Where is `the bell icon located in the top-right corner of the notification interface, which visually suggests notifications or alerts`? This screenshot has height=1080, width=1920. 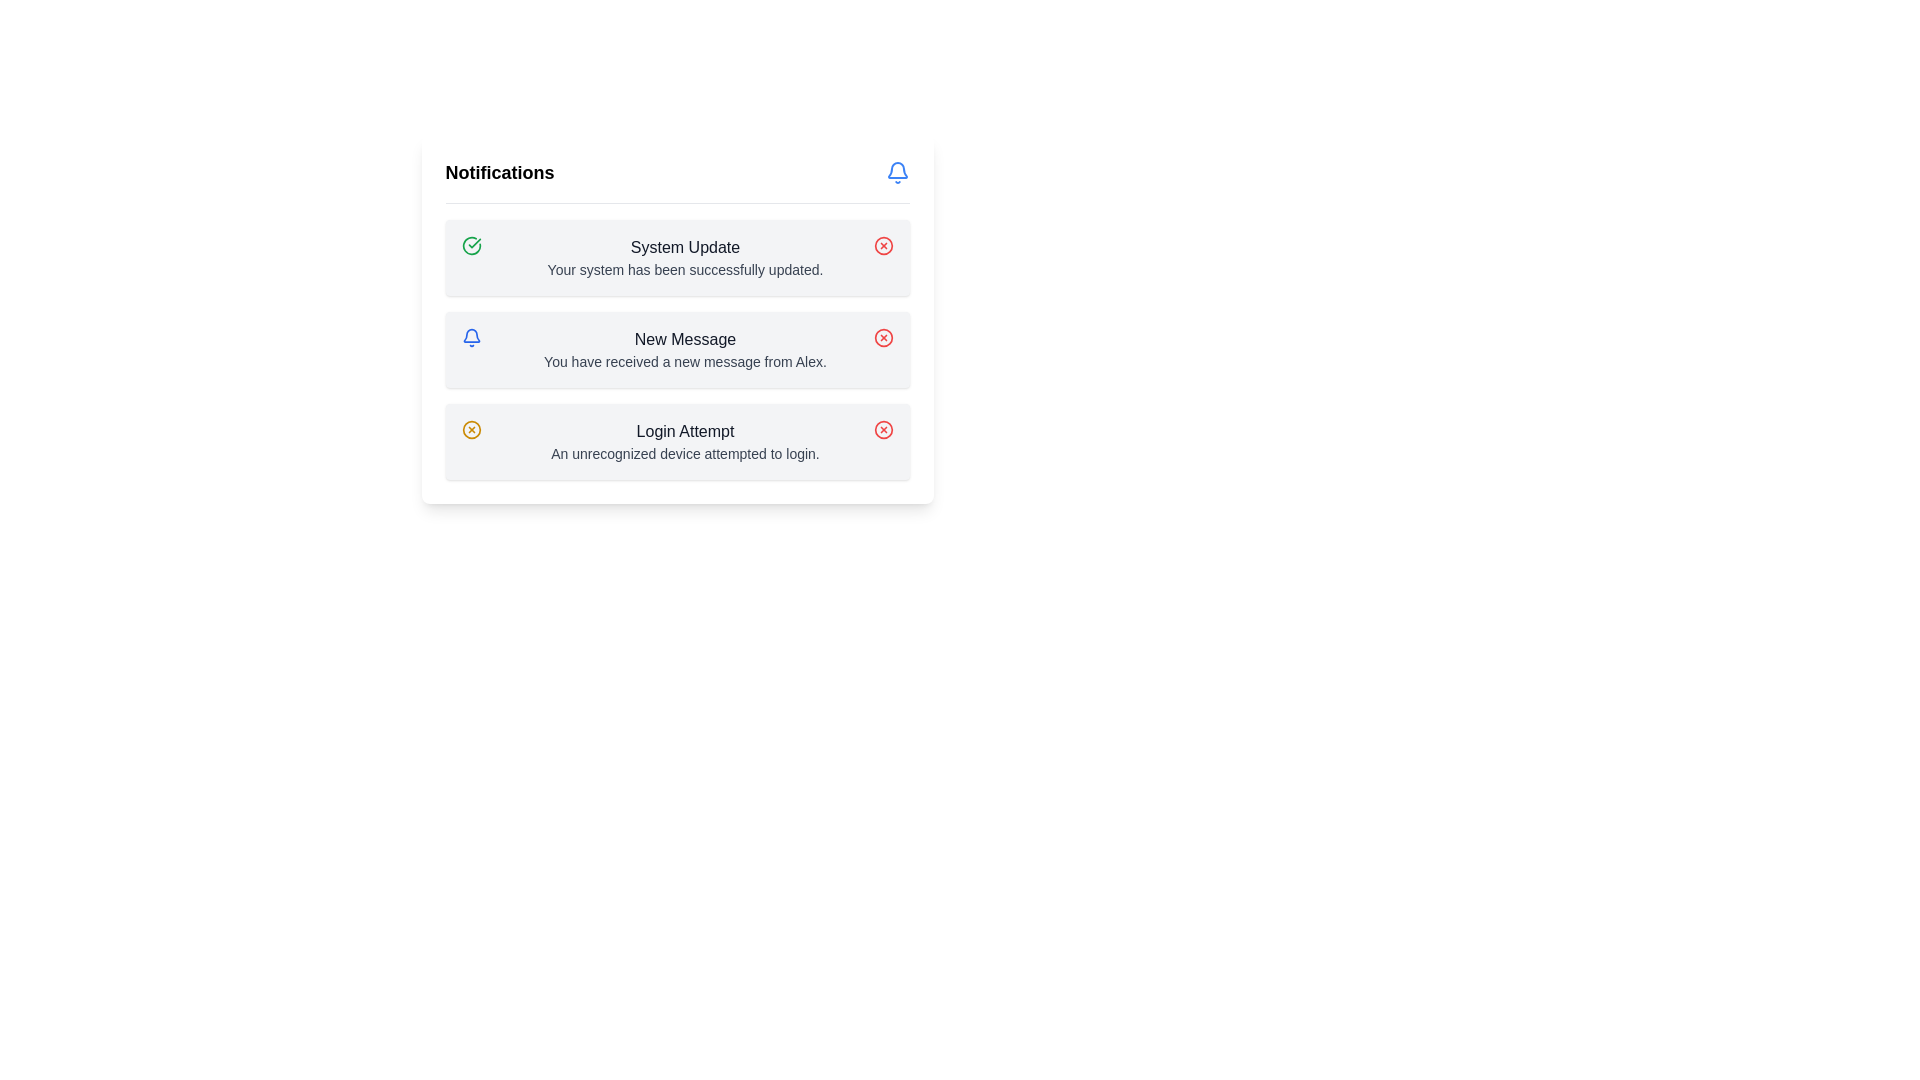 the bell icon located in the top-right corner of the notification interface, which visually suggests notifications or alerts is located at coordinates (896, 169).